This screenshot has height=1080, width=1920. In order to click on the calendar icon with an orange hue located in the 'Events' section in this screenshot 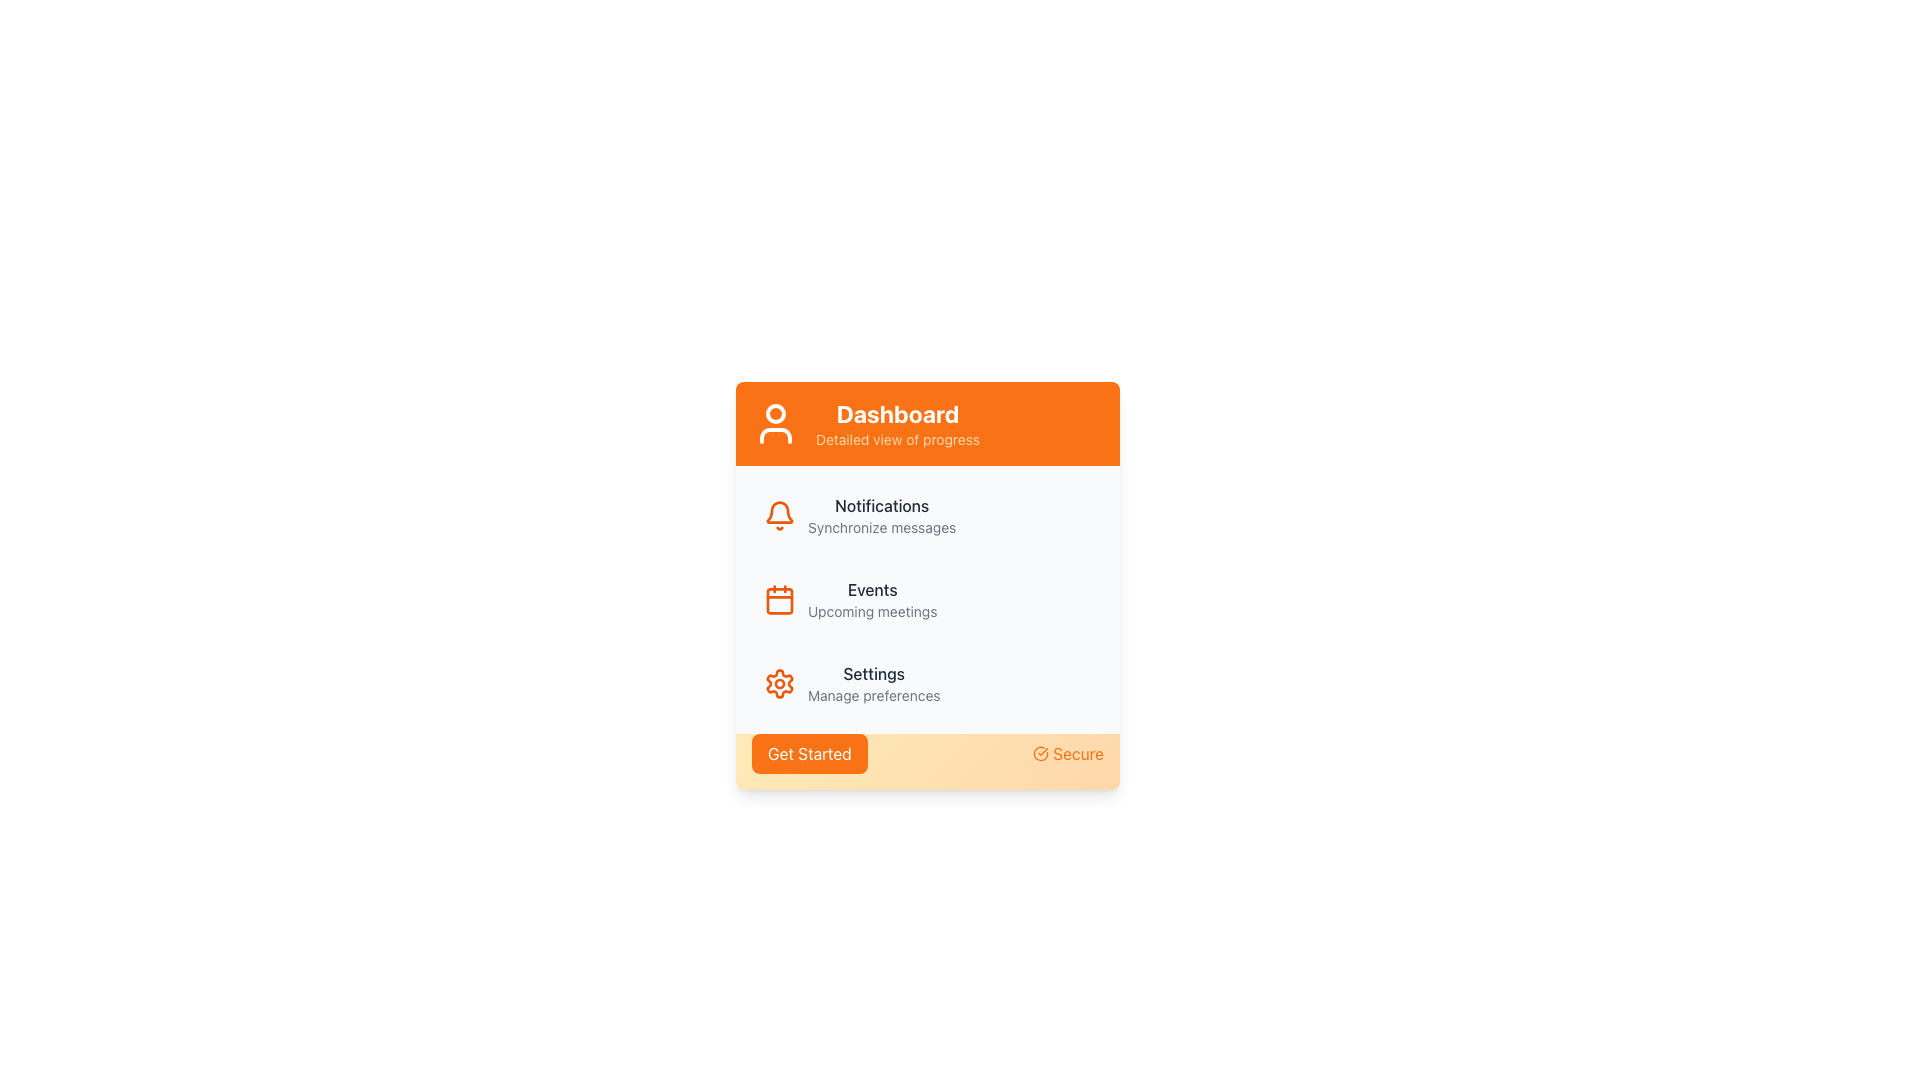, I will do `click(778, 599)`.